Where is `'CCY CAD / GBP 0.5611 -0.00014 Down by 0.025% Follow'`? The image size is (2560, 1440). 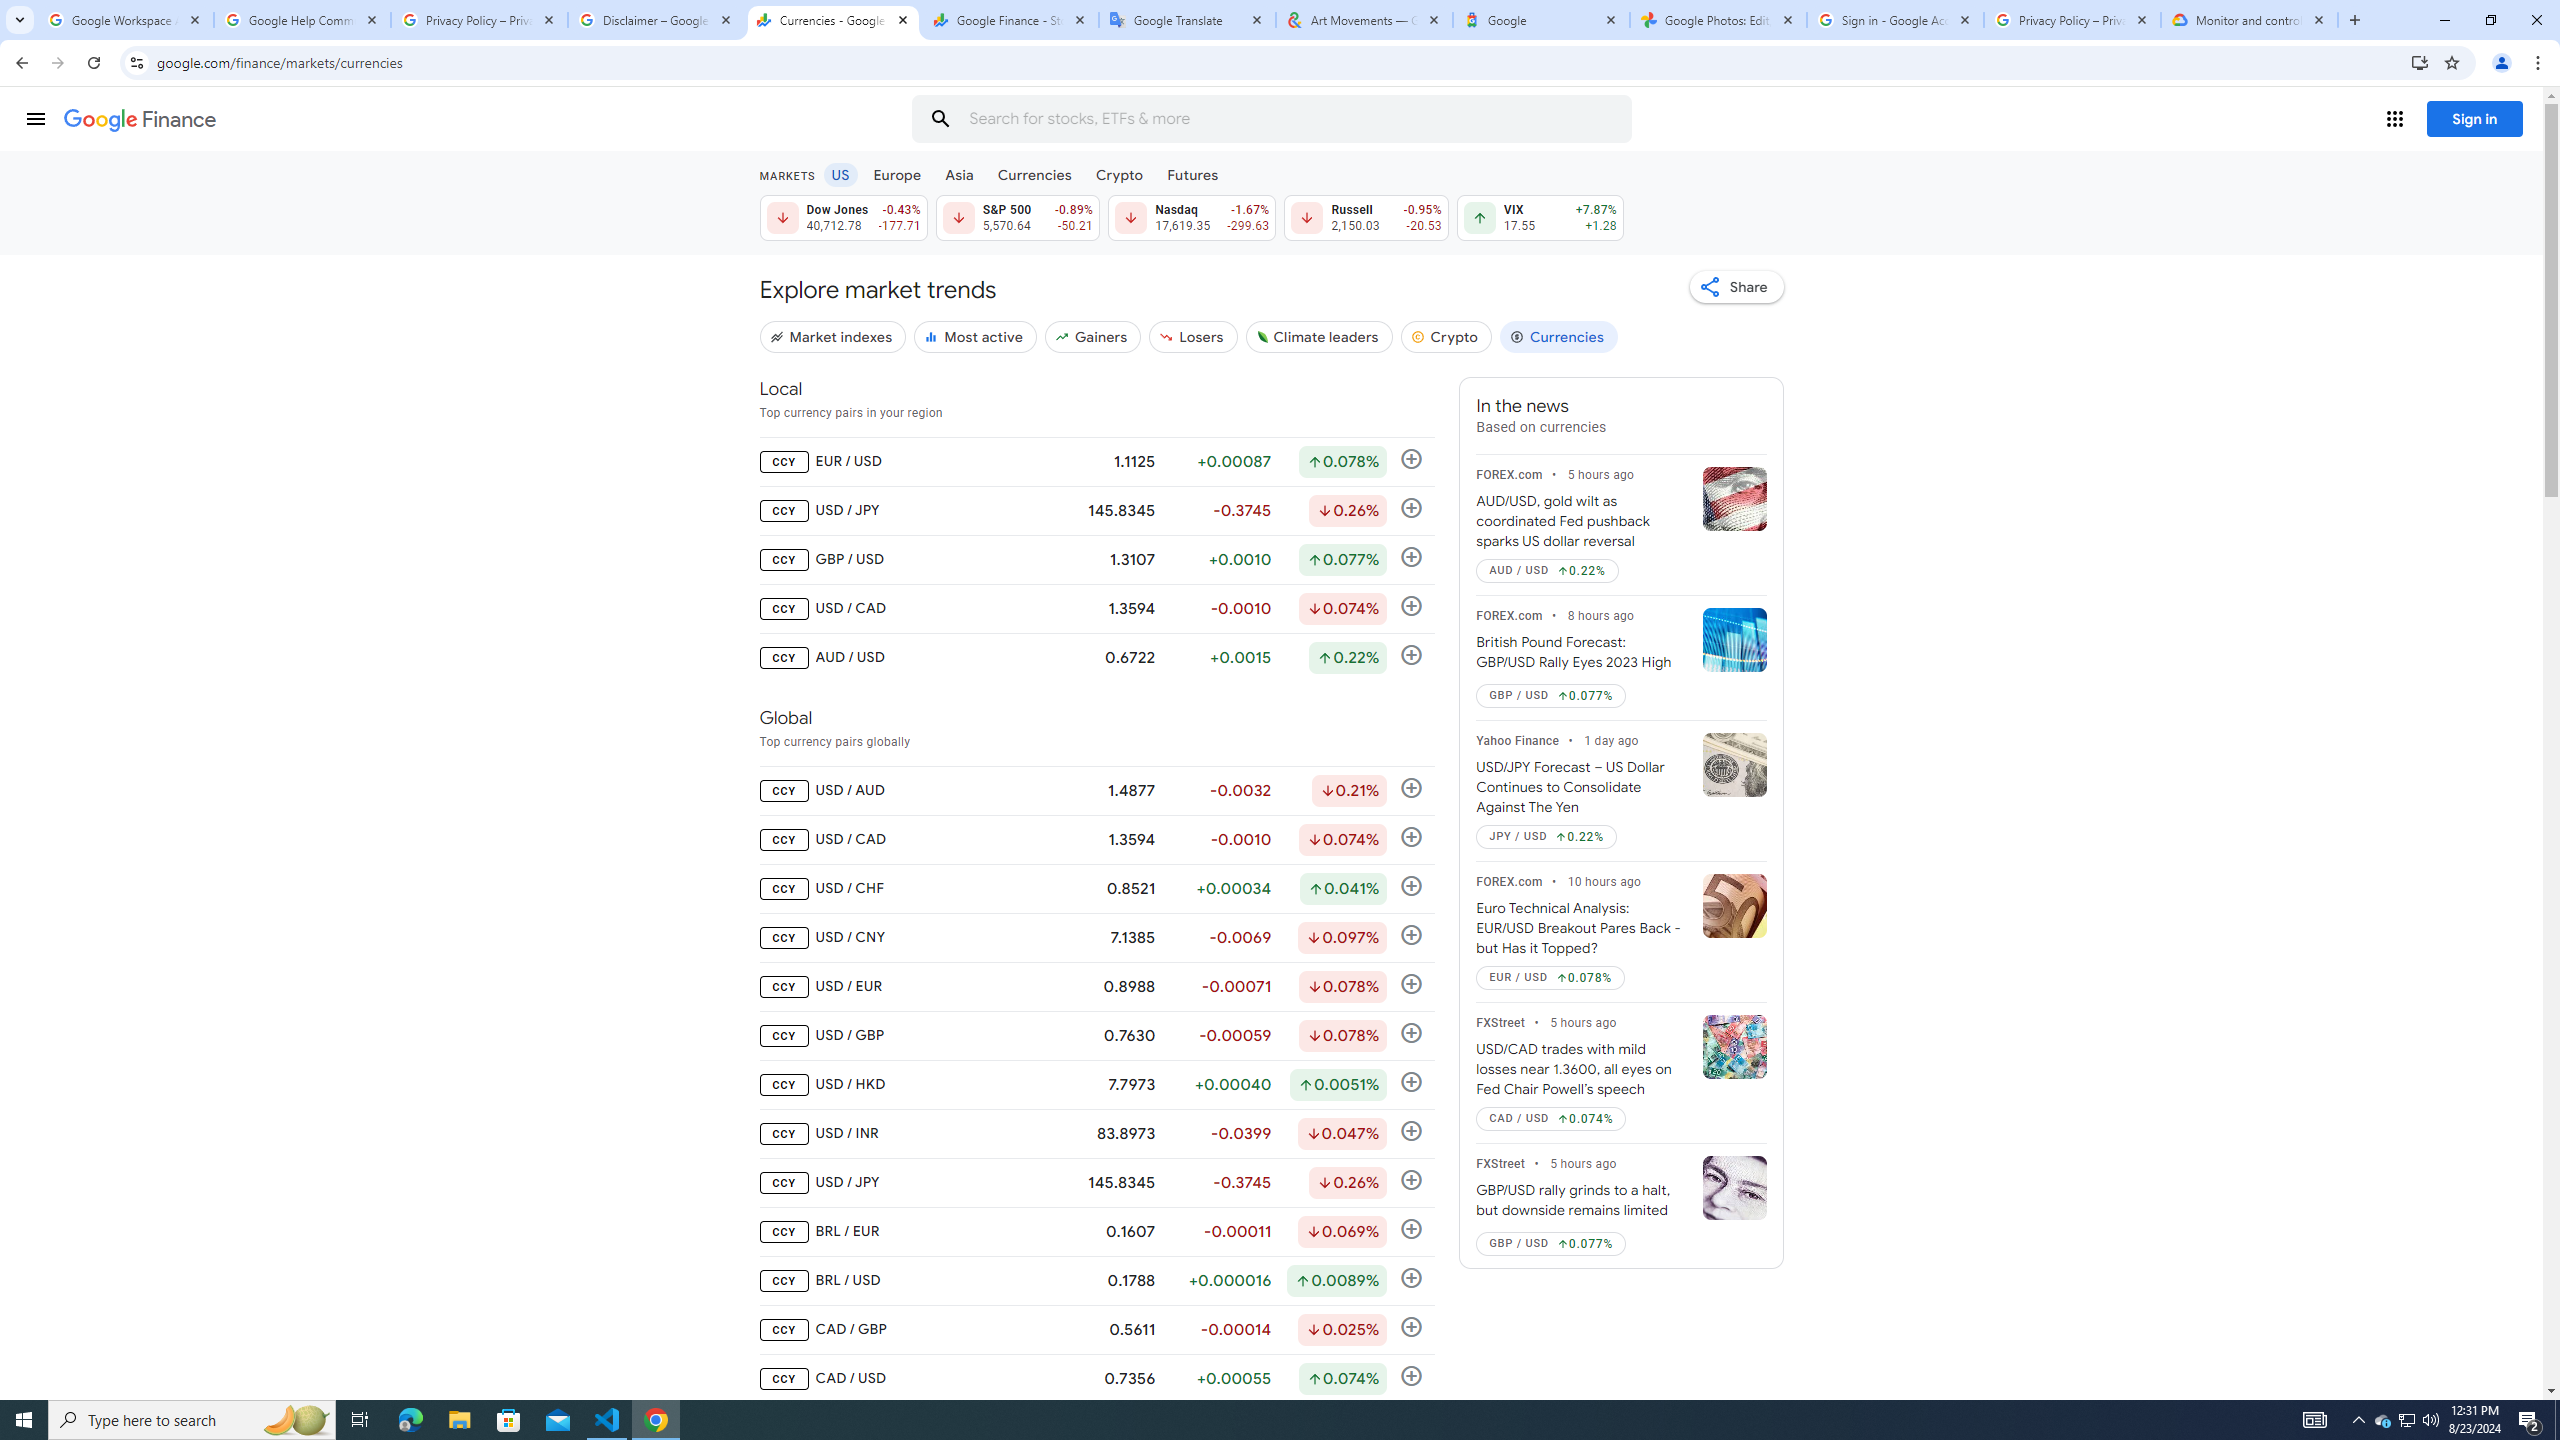
'CCY CAD / GBP 0.5611 -0.00014 Down by 0.025% Follow' is located at coordinates (1096, 1329).